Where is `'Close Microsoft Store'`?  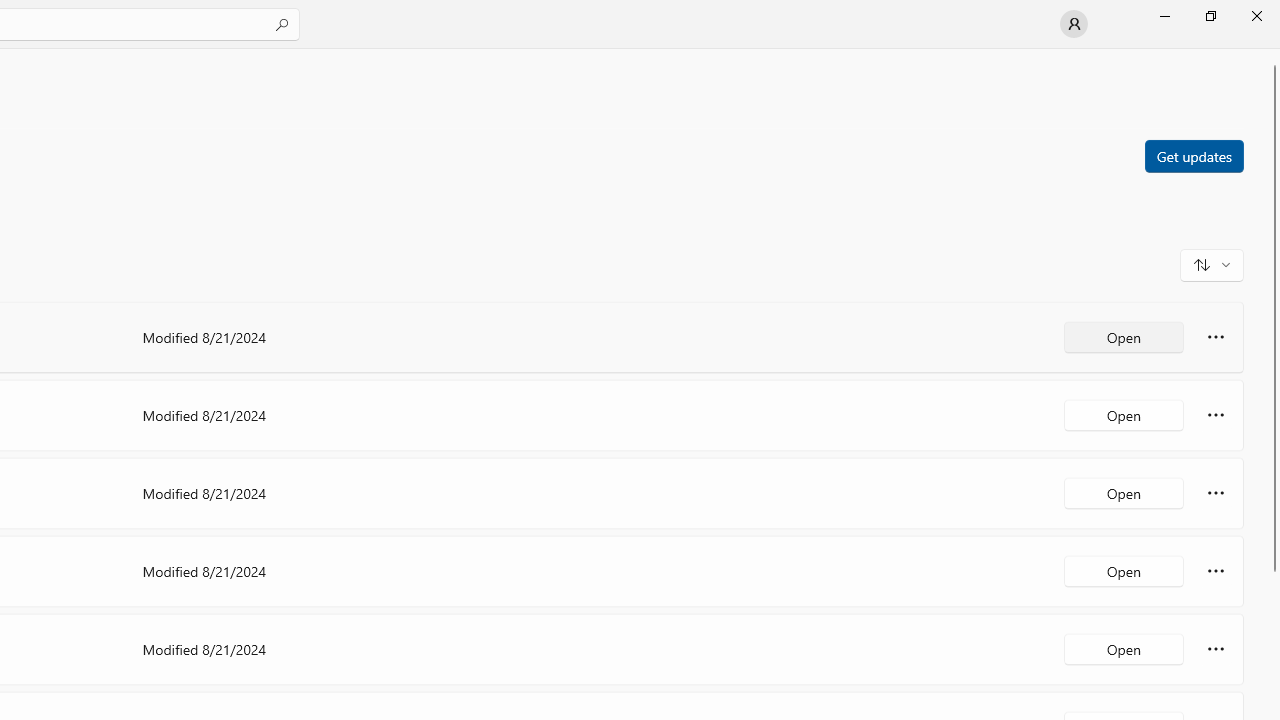
'Close Microsoft Store' is located at coordinates (1255, 15).